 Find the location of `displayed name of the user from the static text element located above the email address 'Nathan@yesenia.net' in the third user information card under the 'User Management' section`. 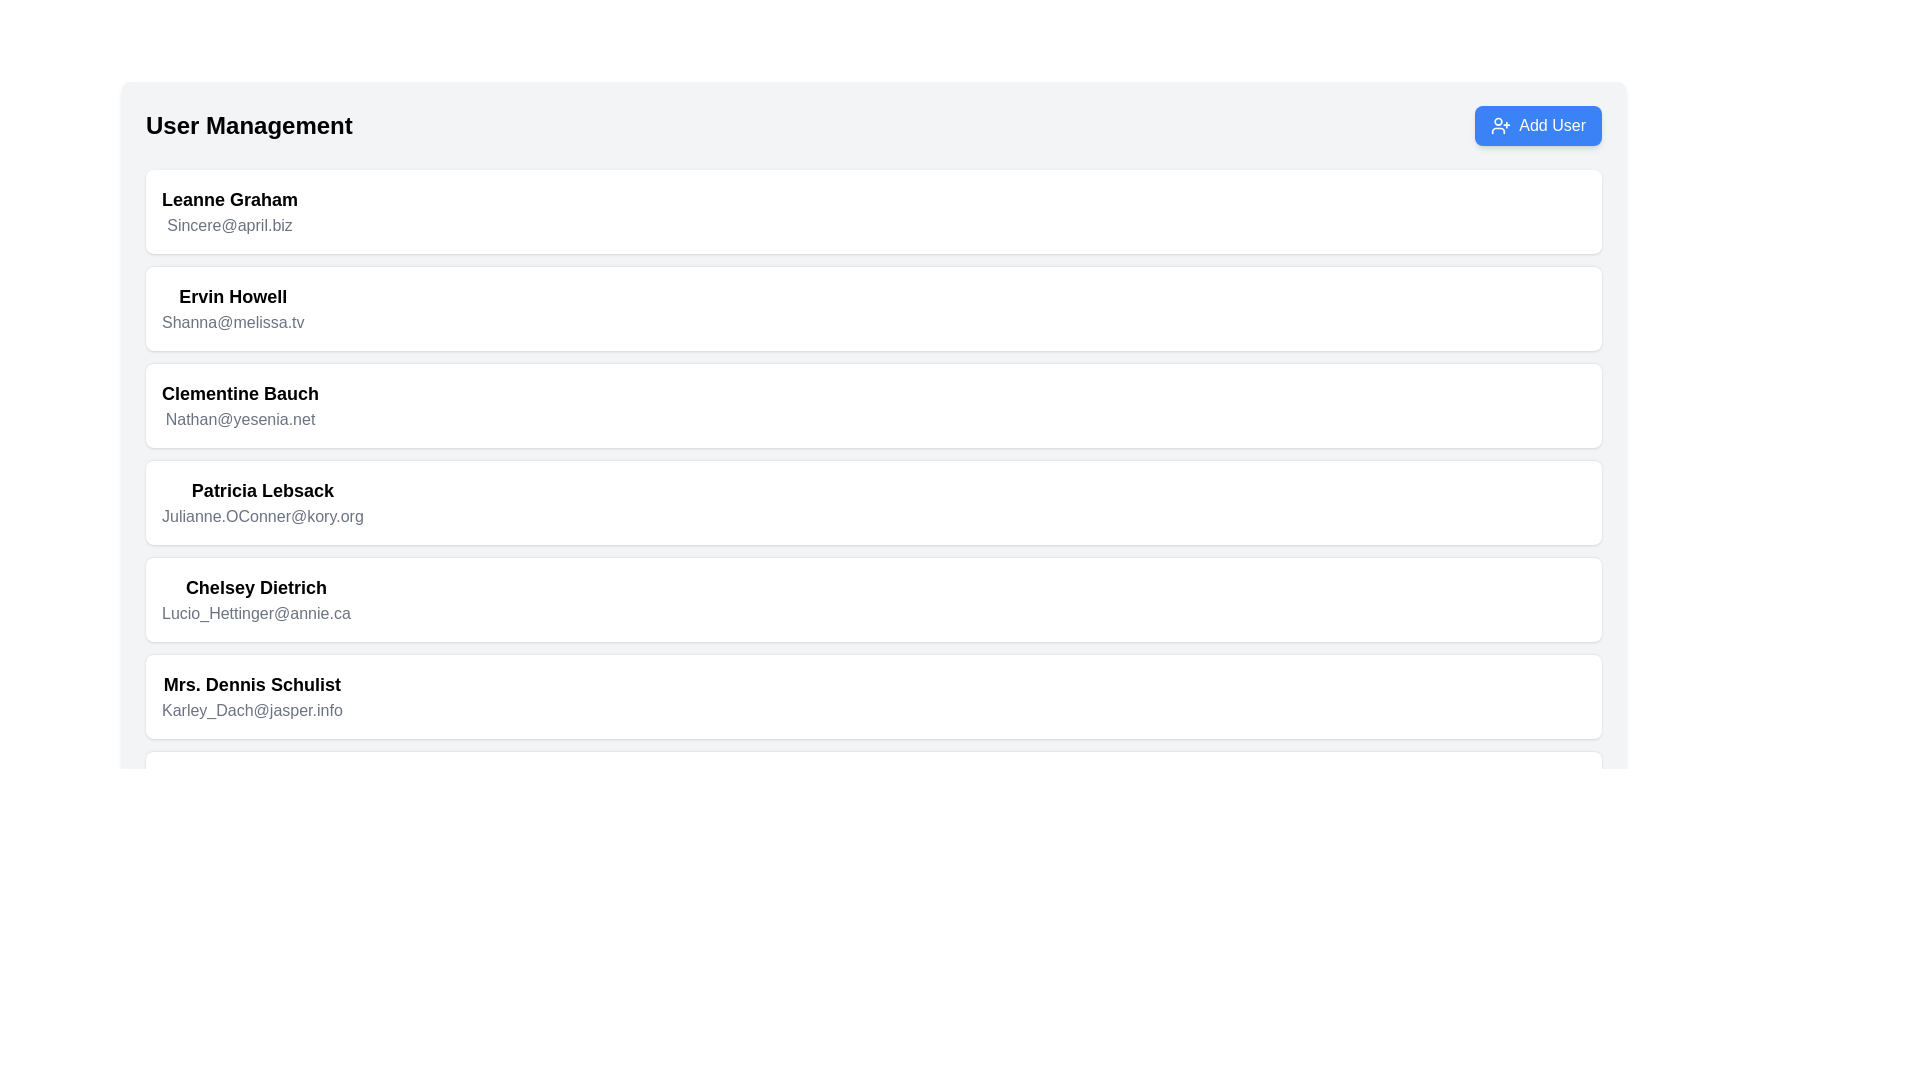

displayed name of the user from the static text element located above the email address 'Nathan@yesenia.net' in the third user information card under the 'User Management' section is located at coordinates (240, 393).